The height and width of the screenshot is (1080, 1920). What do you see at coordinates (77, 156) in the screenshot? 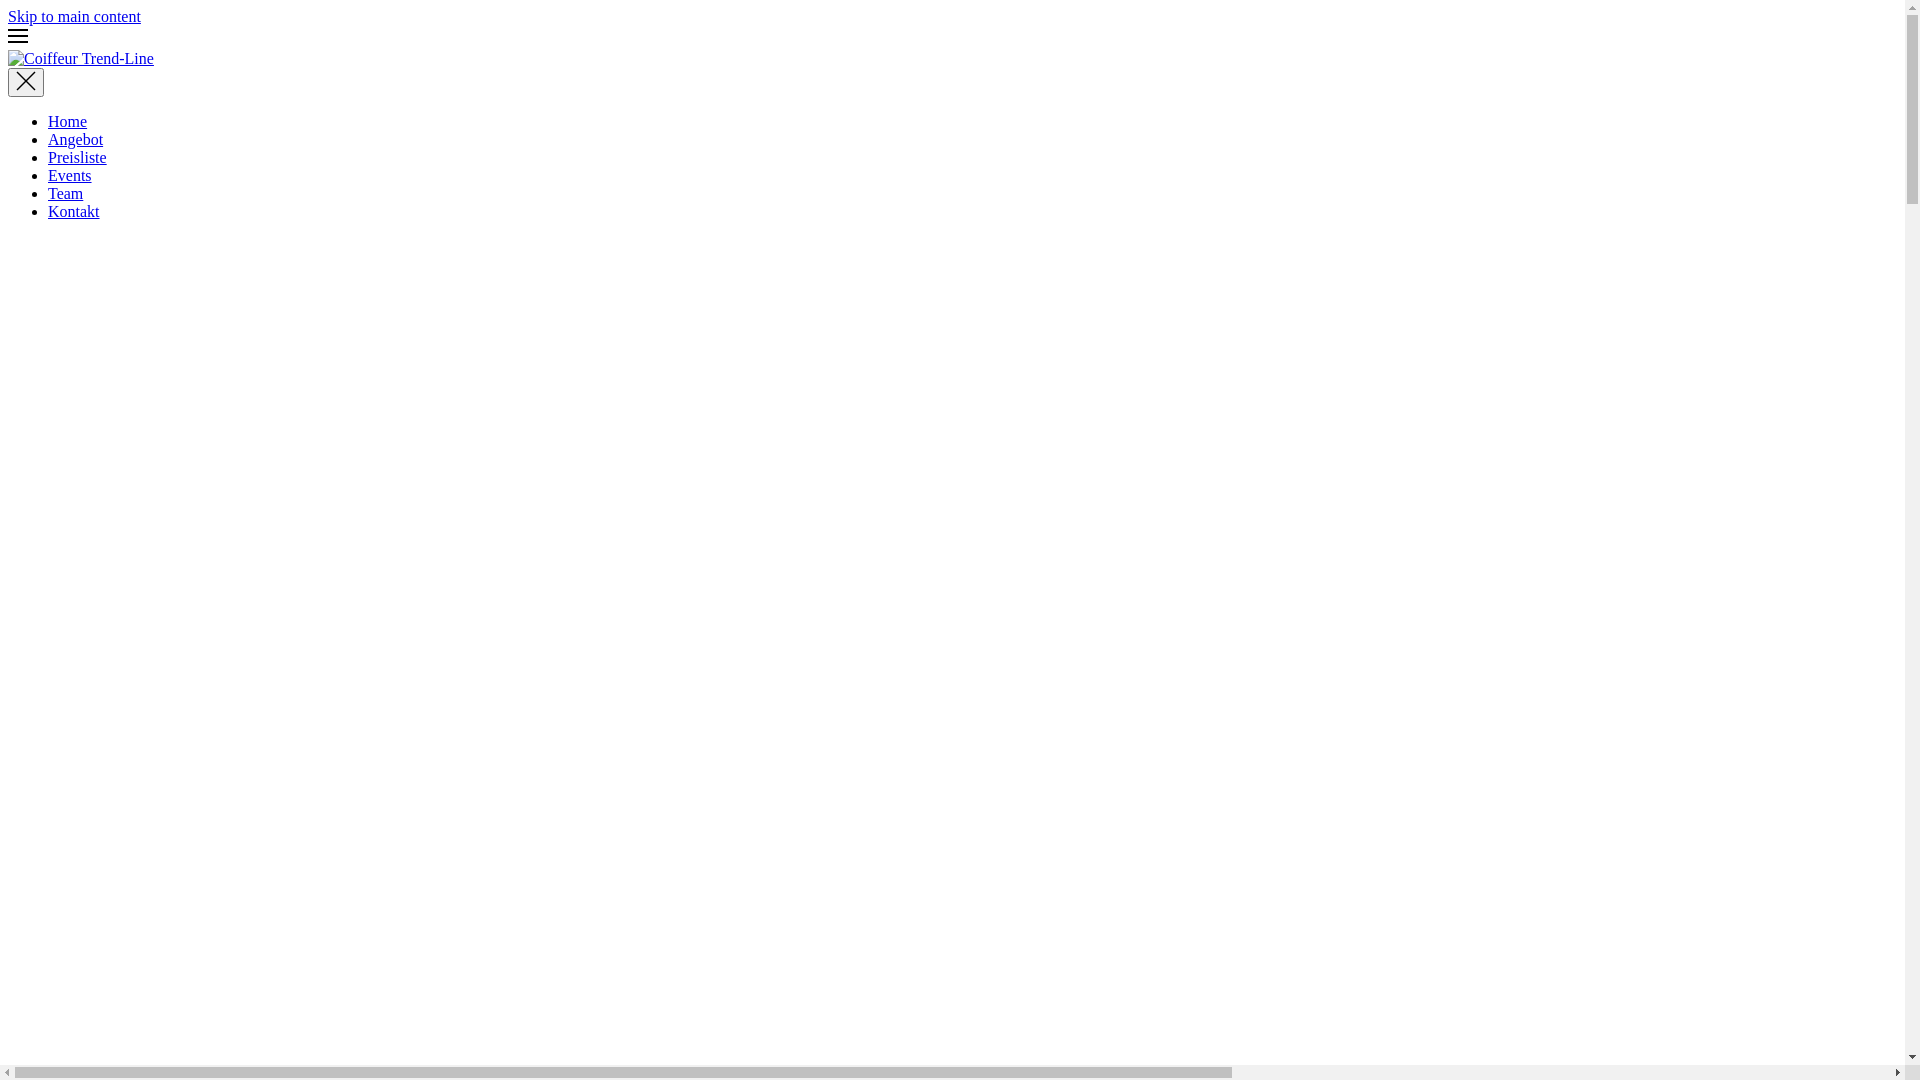
I see `'Preisliste'` at bounding box center [77, 156].